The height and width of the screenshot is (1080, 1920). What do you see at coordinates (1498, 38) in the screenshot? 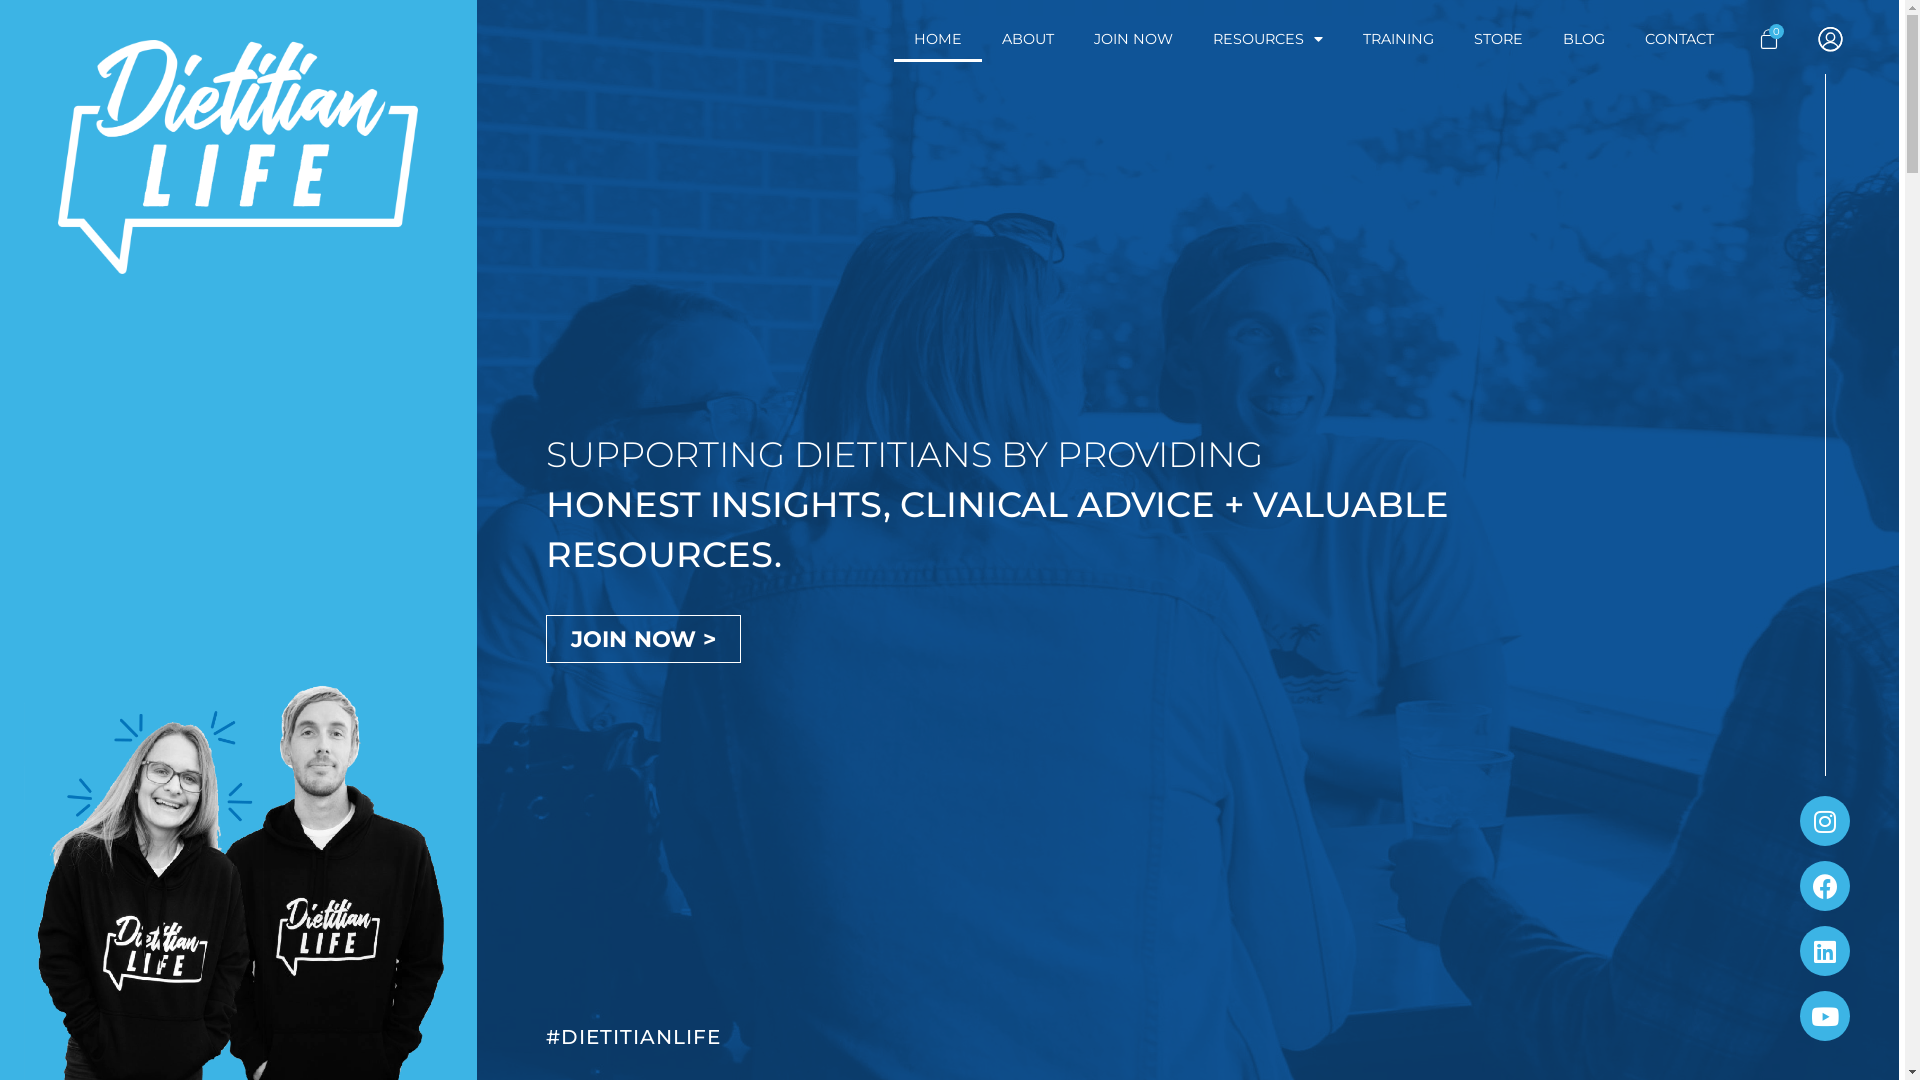
I see `'STORE'` at bounding box center [1498, 38].